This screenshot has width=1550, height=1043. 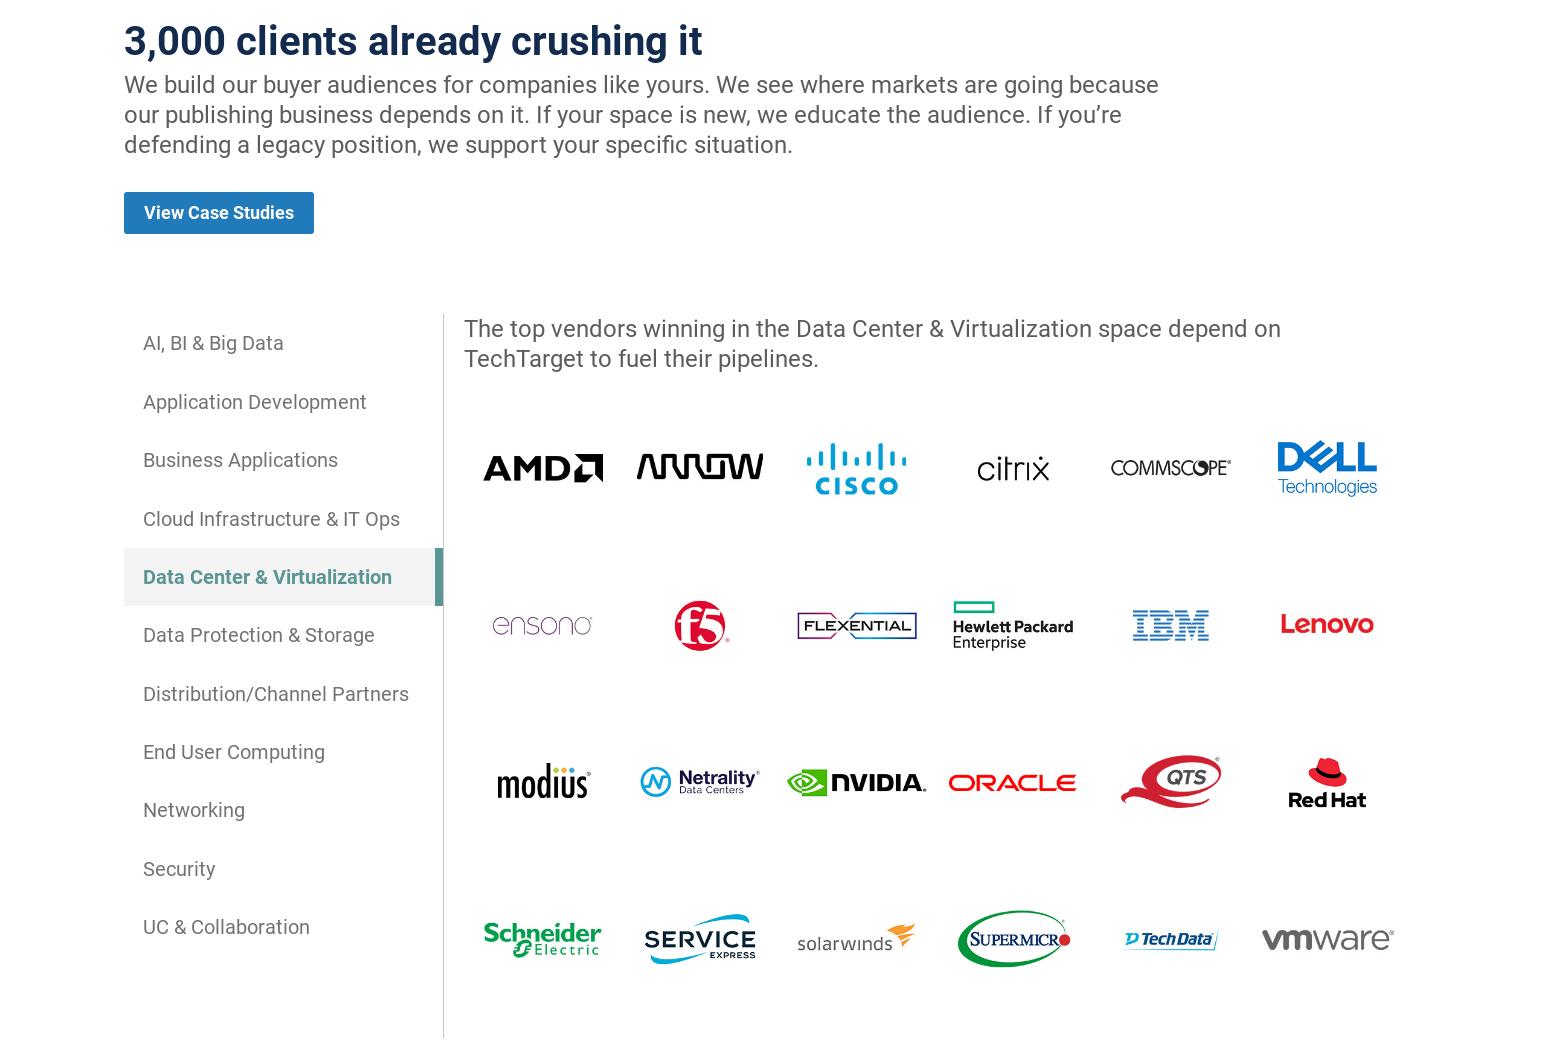 I want to click on 'Cloud Infrastructure & IT Ops', so click(x=271, y=516).